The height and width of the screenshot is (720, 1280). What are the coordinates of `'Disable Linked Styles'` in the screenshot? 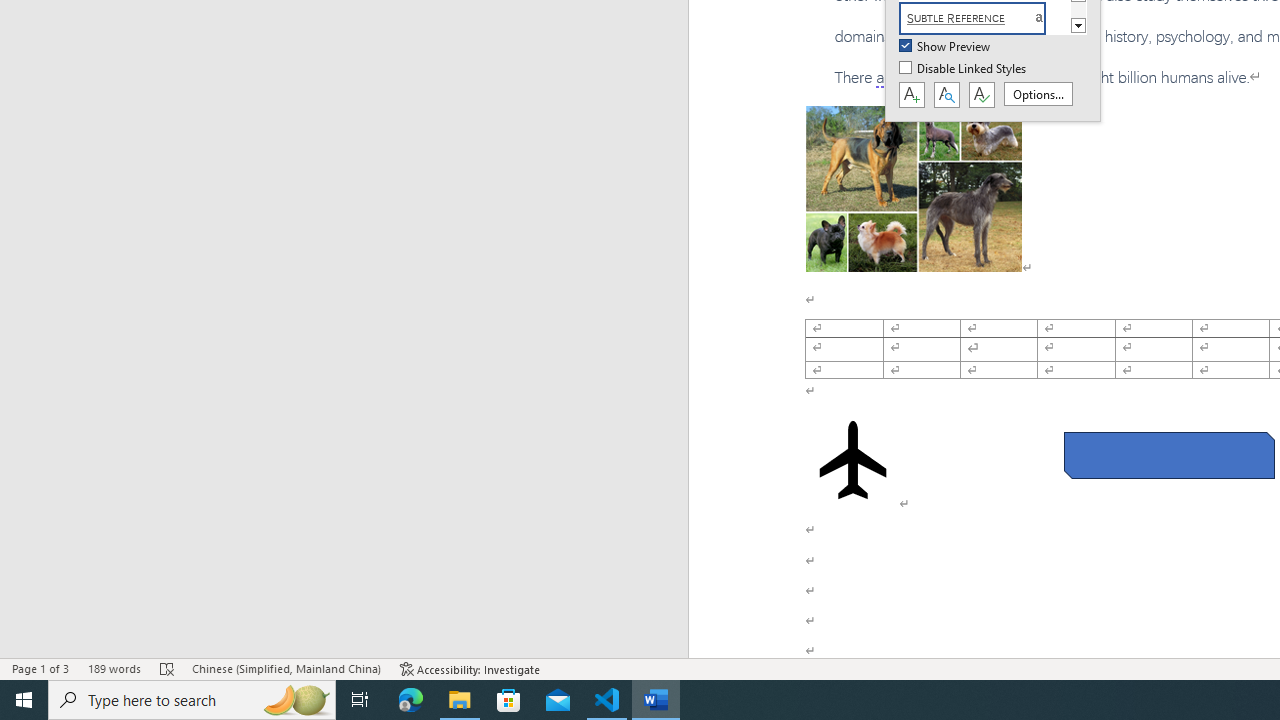 It's located at (964, 68).